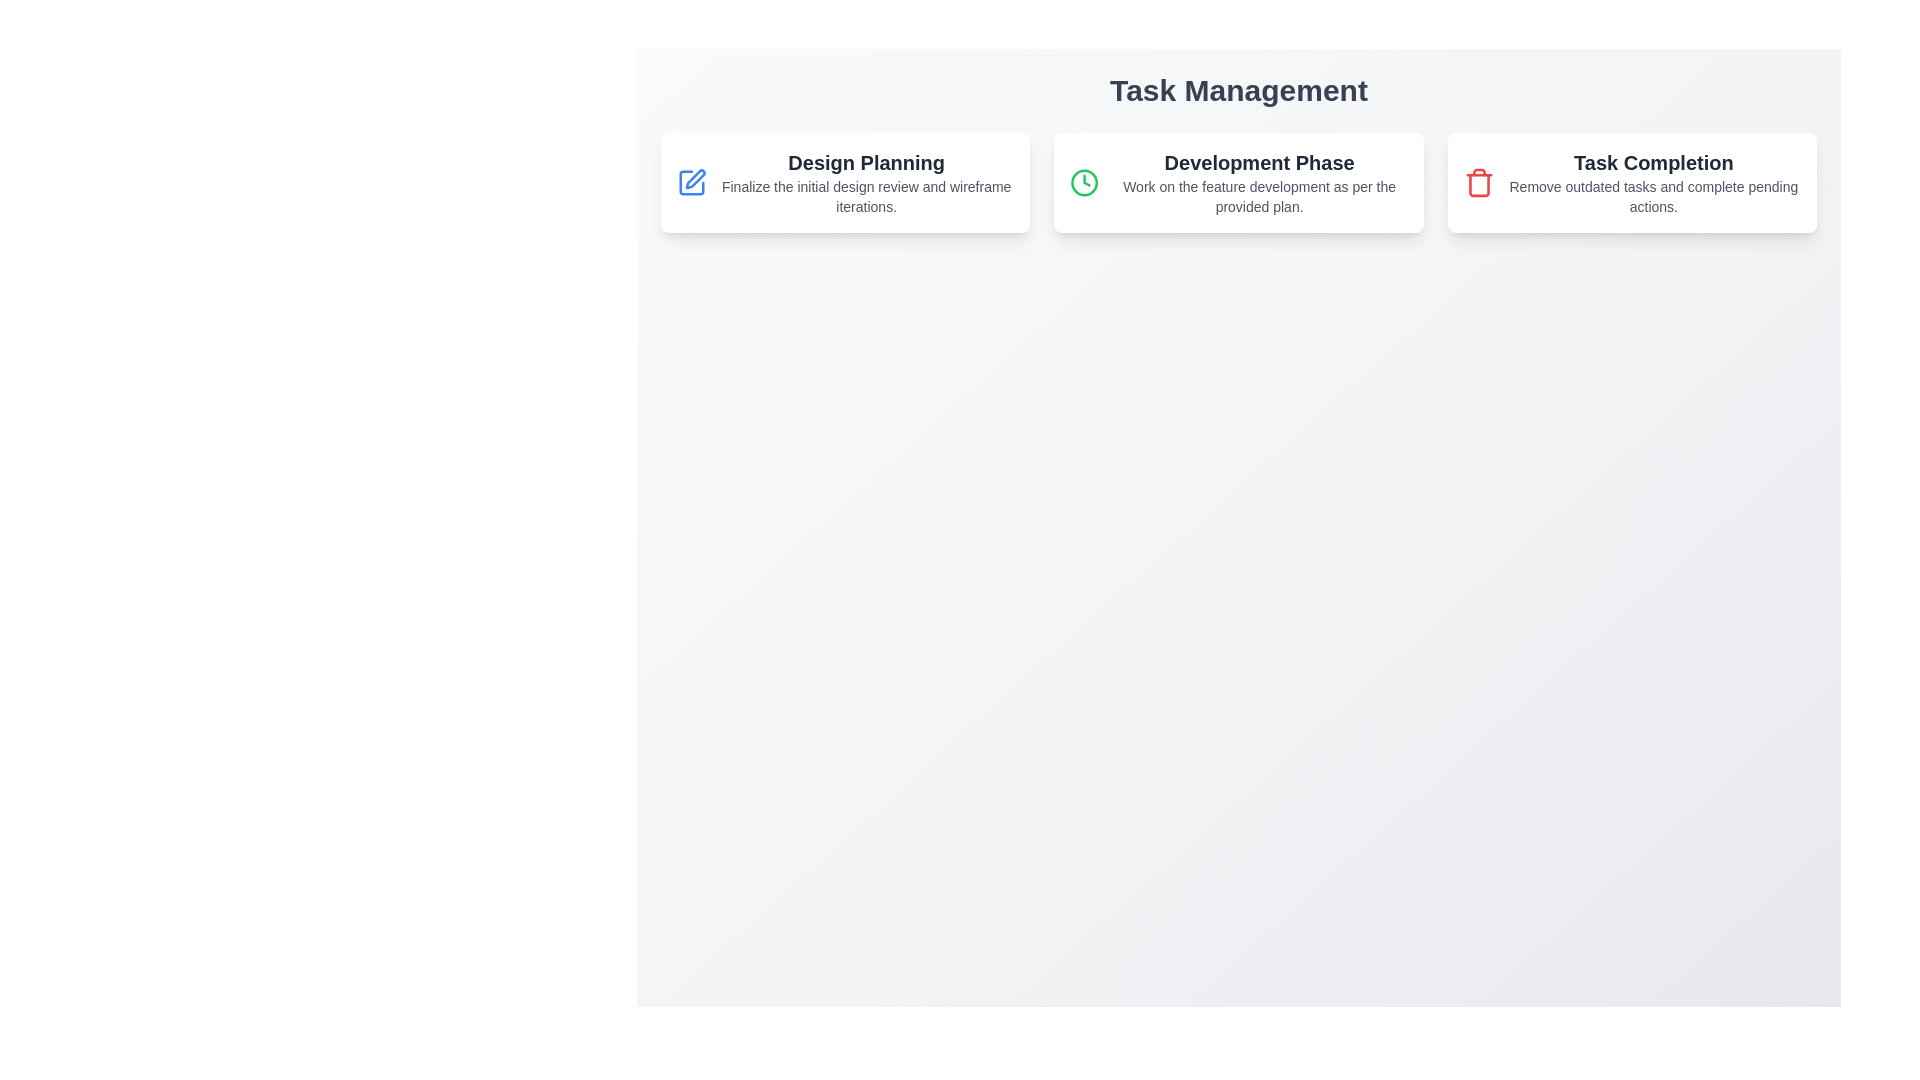 This screenshot has width=1920, height=1080. I want to click on the blue outlined pen icon above the 'Design Planning' text, so click(695, 178).